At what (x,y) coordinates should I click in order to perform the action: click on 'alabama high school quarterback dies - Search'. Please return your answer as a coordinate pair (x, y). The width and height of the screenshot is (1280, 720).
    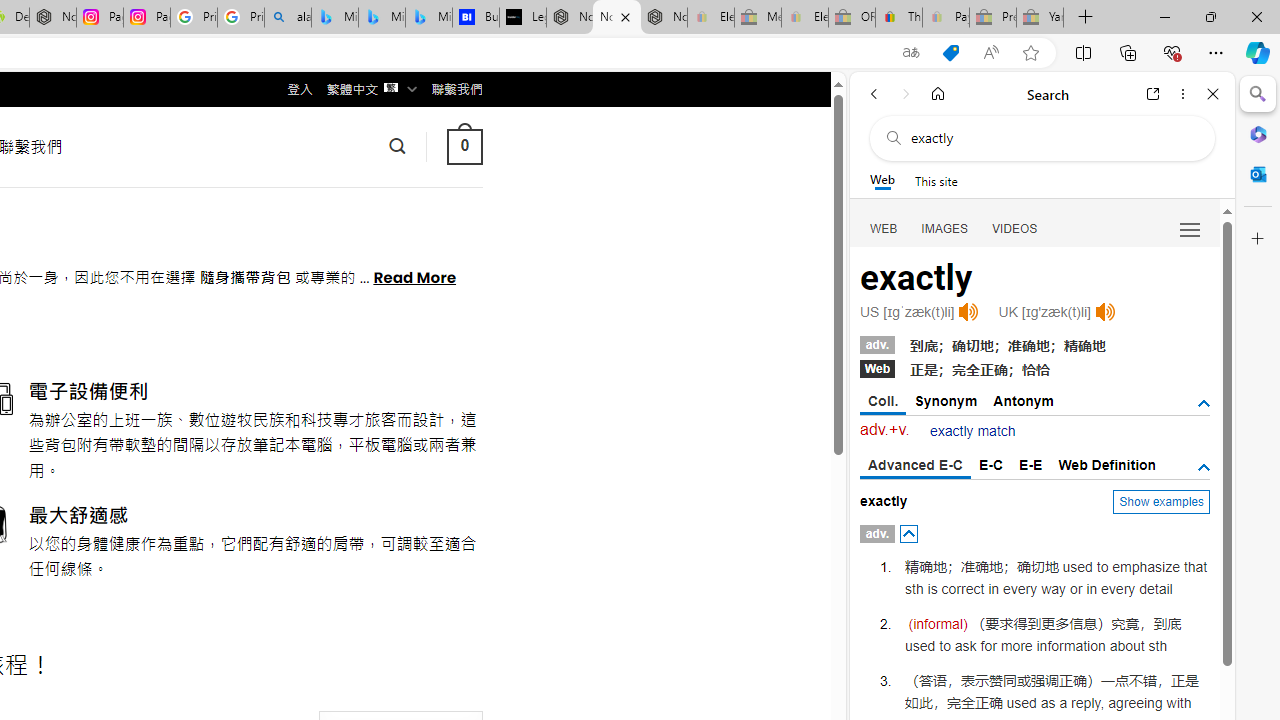
    Looking at the image, I should click on (287, 17).